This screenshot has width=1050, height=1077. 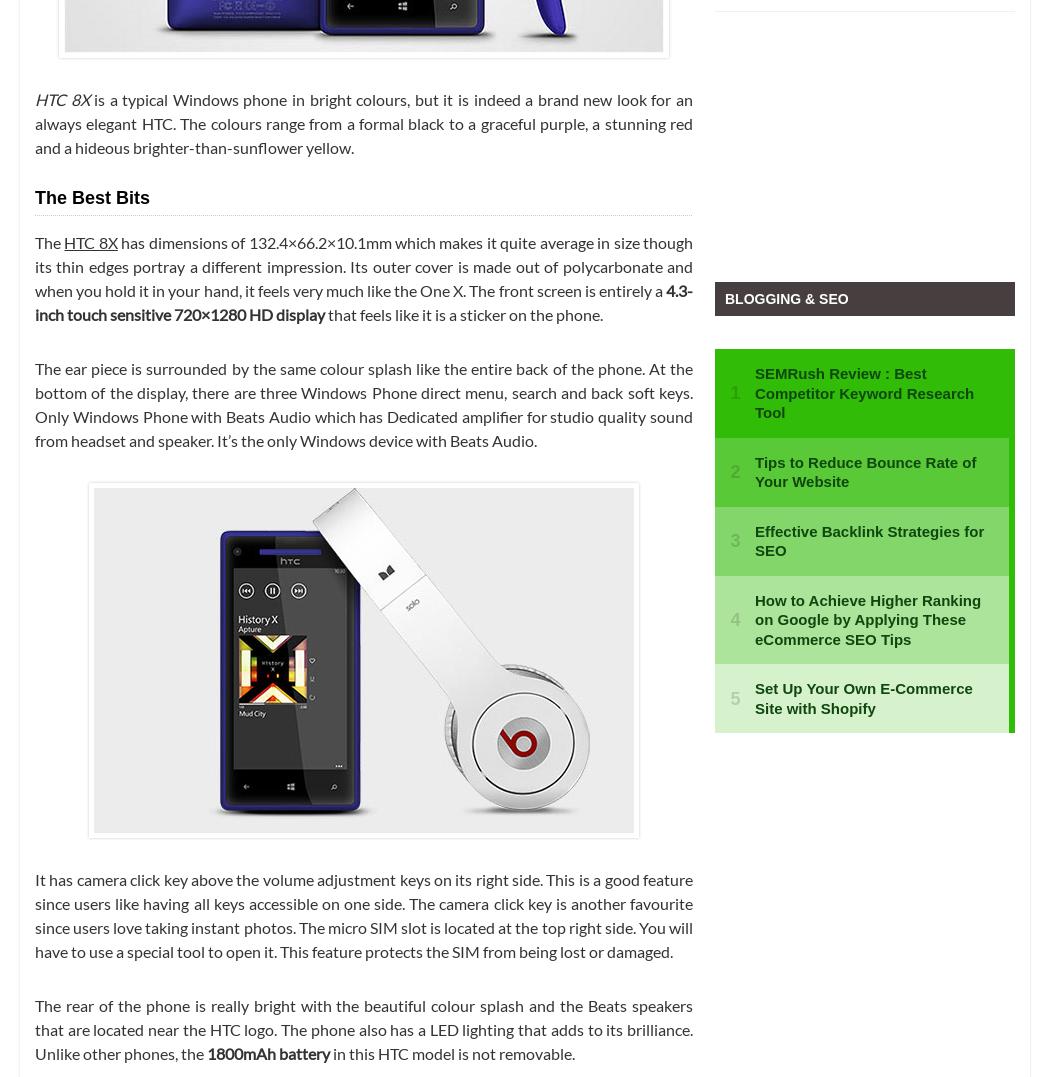 I want to click on 'The Best Bits', so click(x=92, y=195).